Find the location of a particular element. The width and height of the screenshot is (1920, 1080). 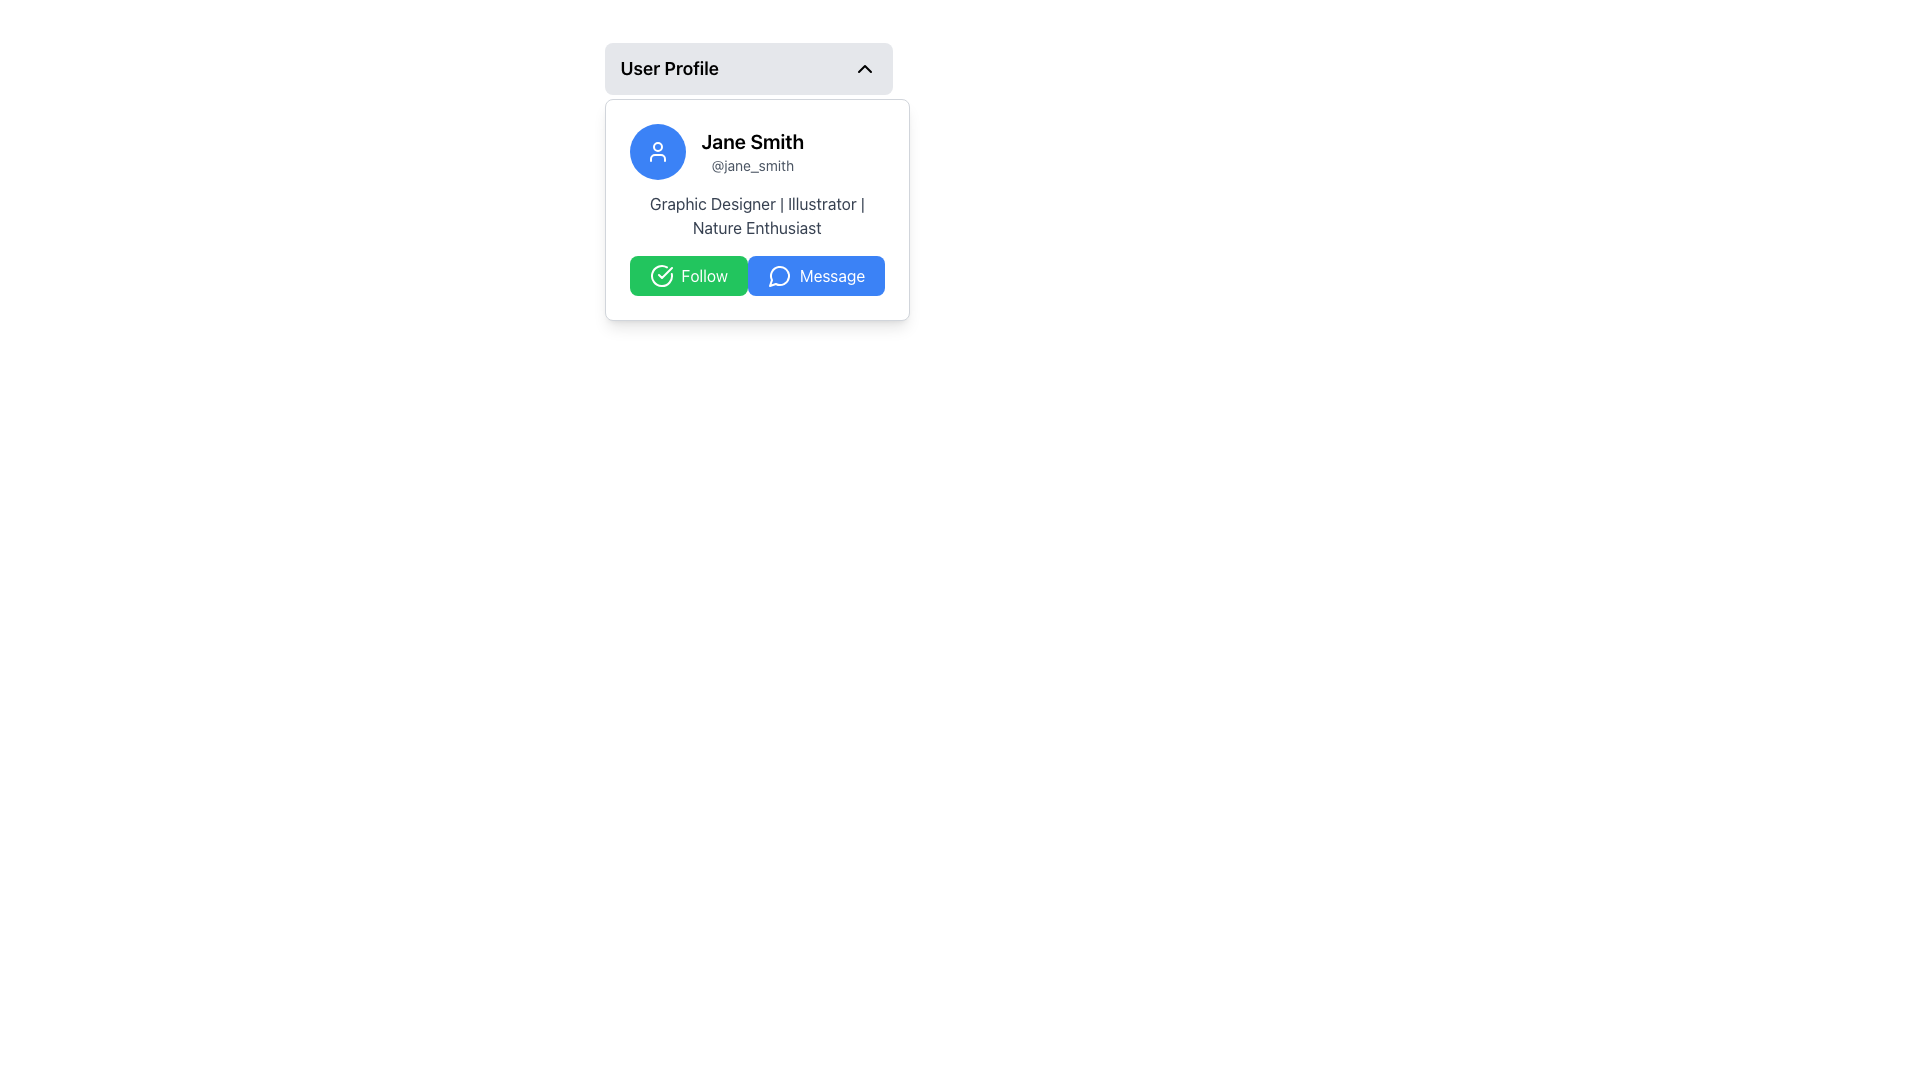

the 'Follow' button, which has a green background, white text, and a checkmark icon is located at coordinates (688, 276).